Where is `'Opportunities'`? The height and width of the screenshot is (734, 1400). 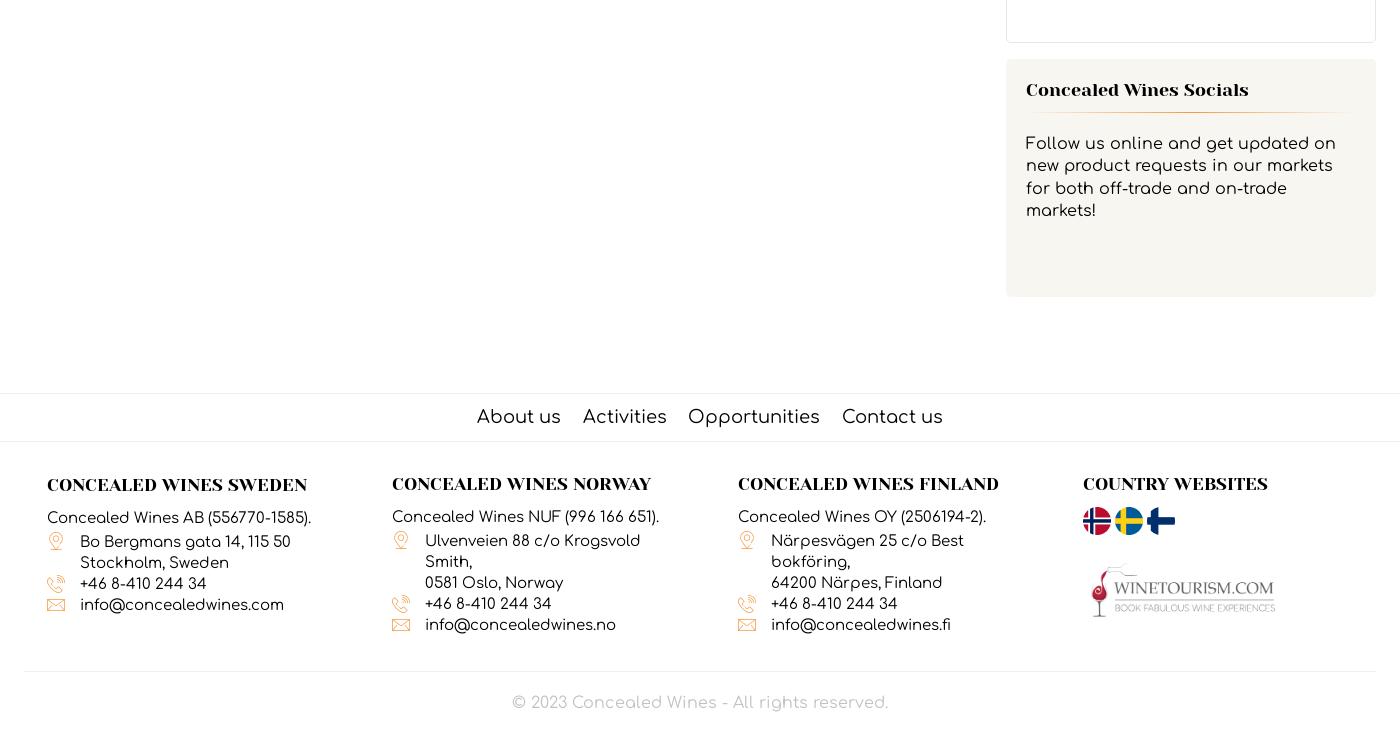
'Opportunities' is located at coordinates (754, 415).